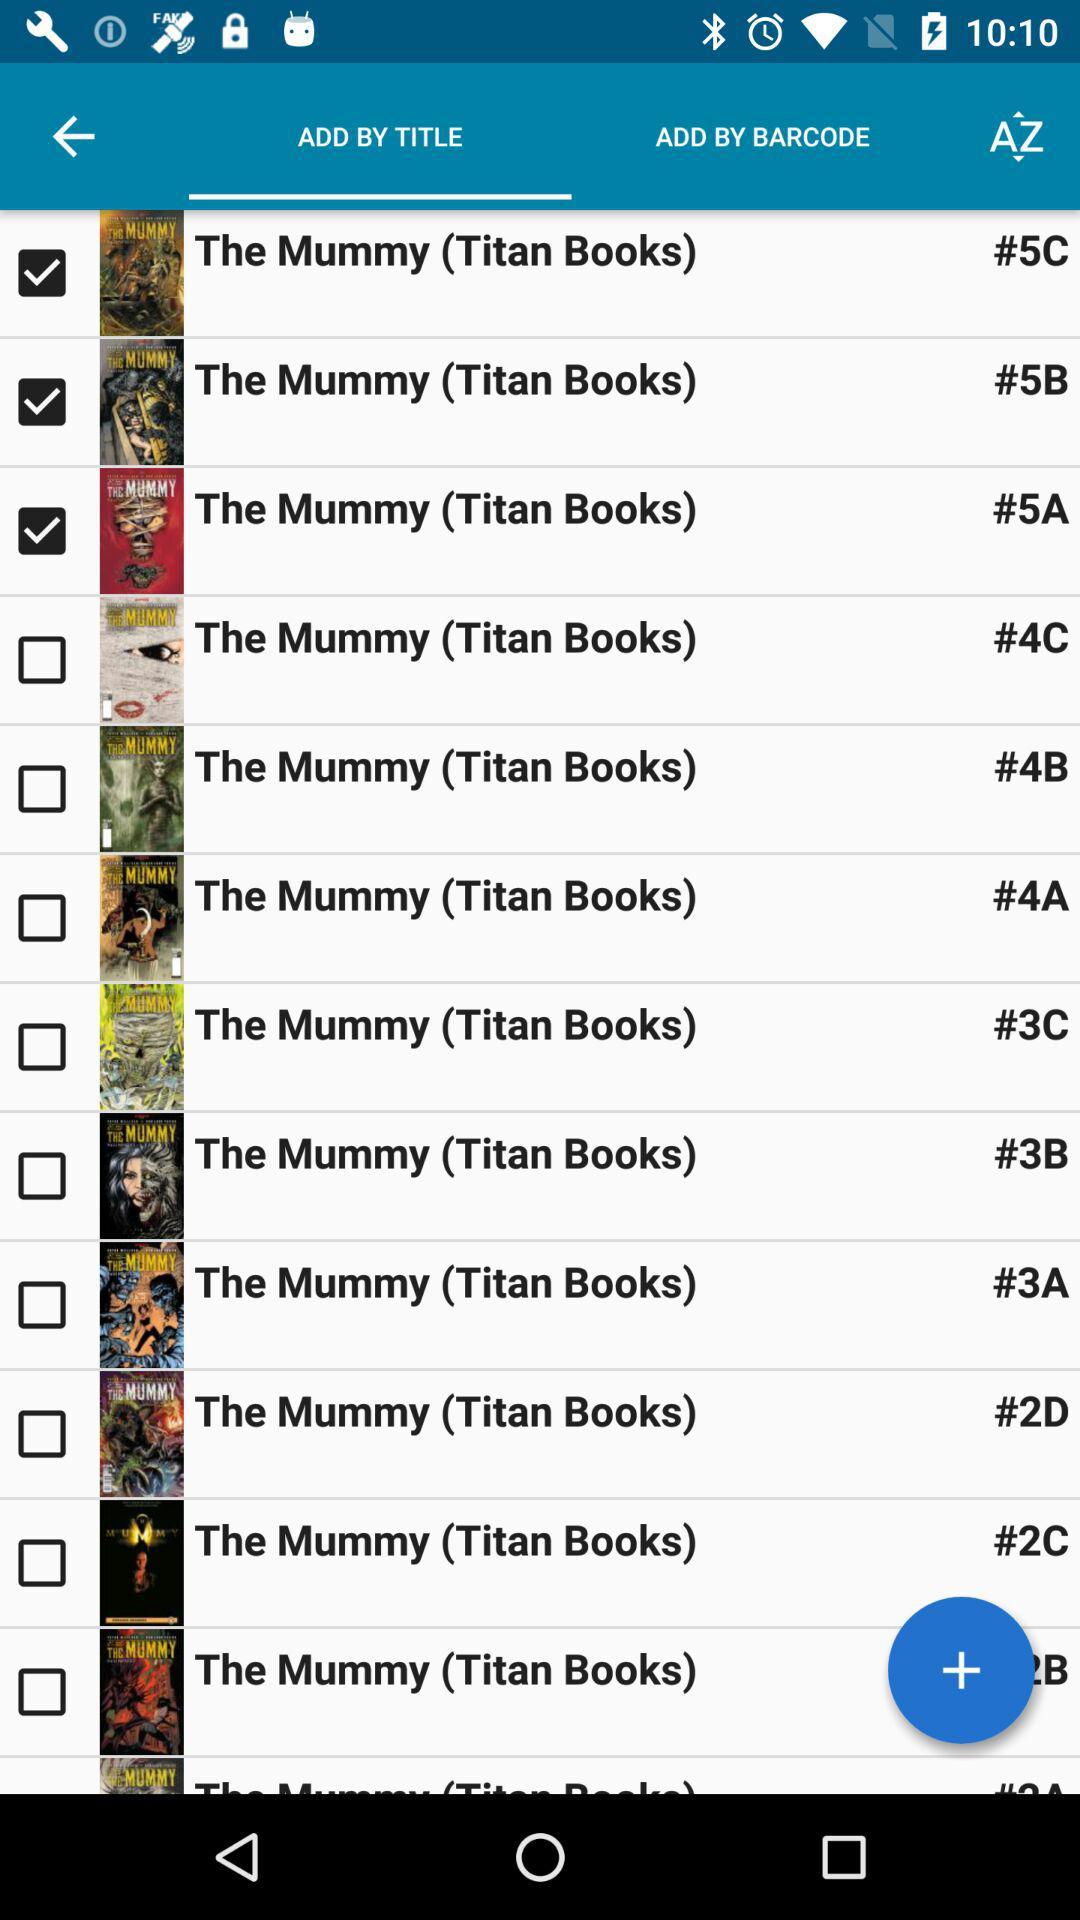 The image size is (1080, 1920). I want to click on a certain book, so click(140, 1045).